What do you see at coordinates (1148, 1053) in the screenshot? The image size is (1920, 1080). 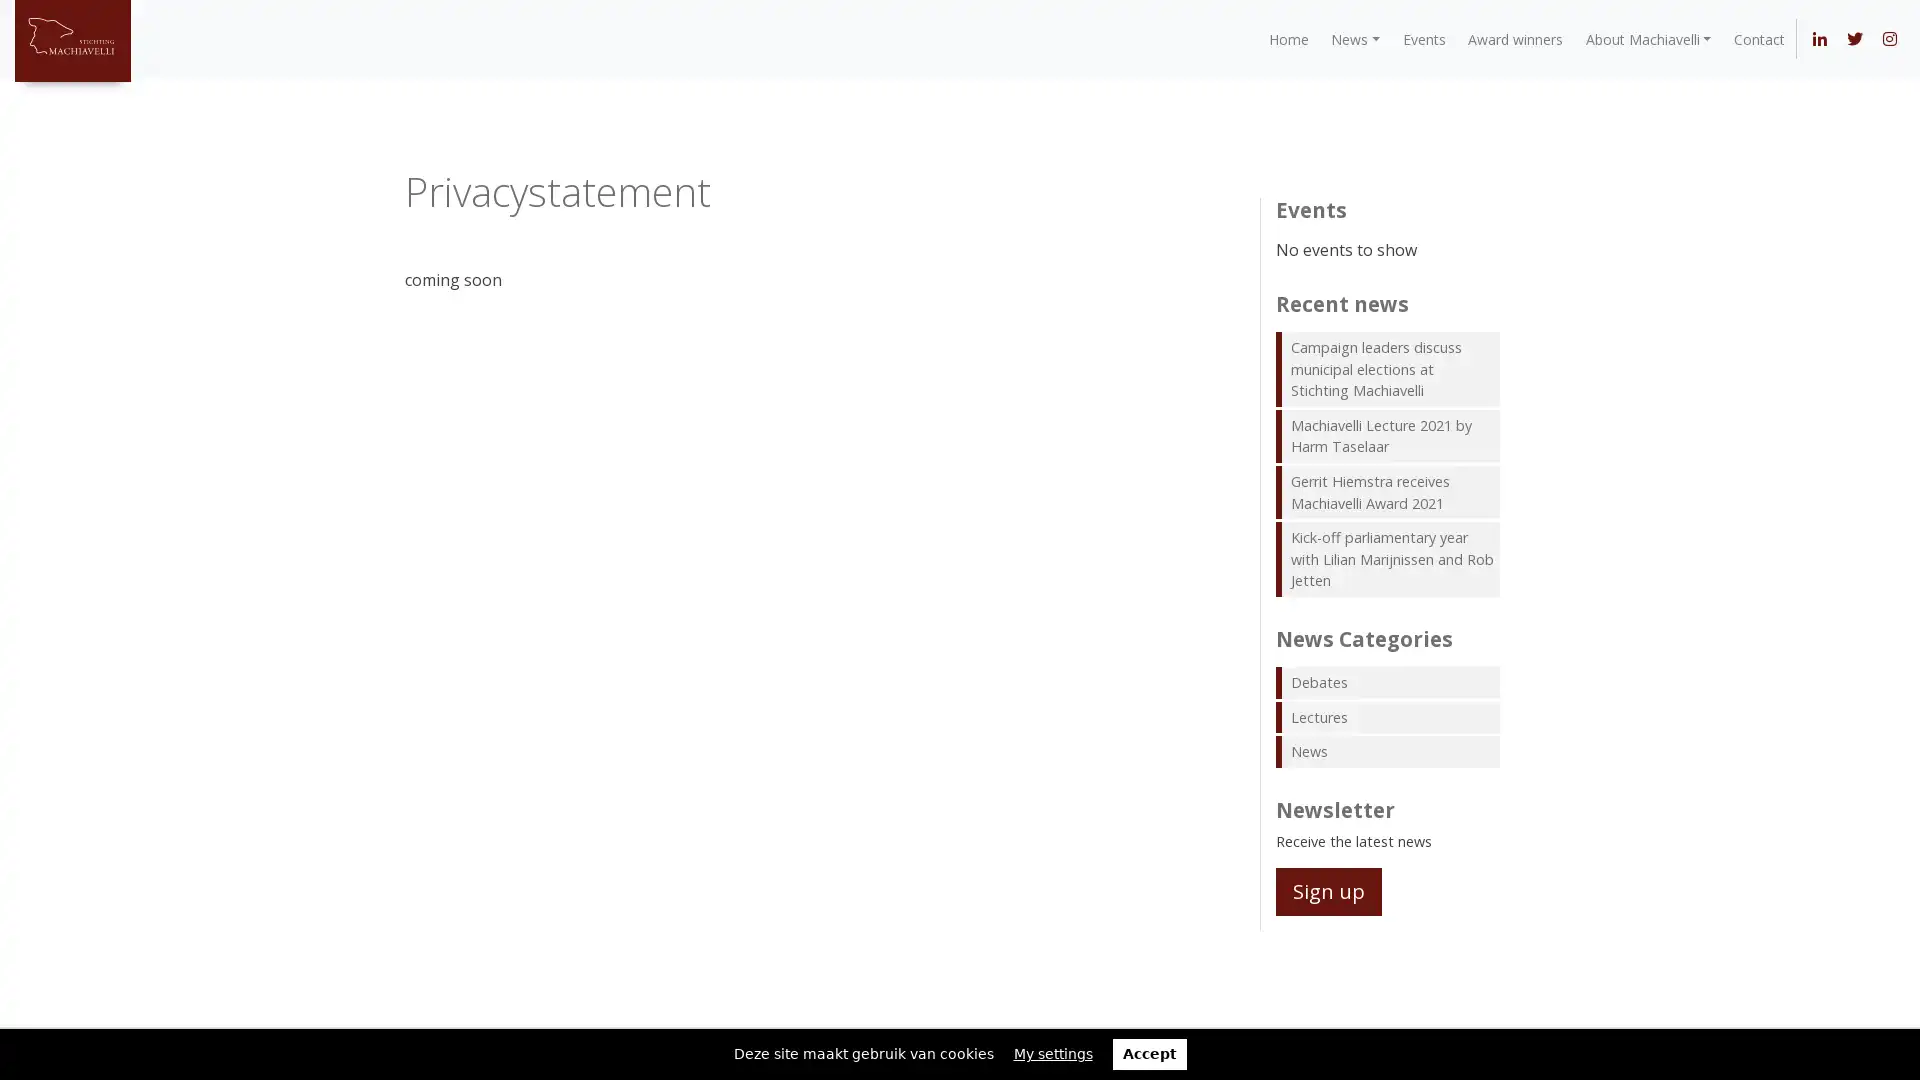 I see `Accept` at bounding box center [1148, 1053].